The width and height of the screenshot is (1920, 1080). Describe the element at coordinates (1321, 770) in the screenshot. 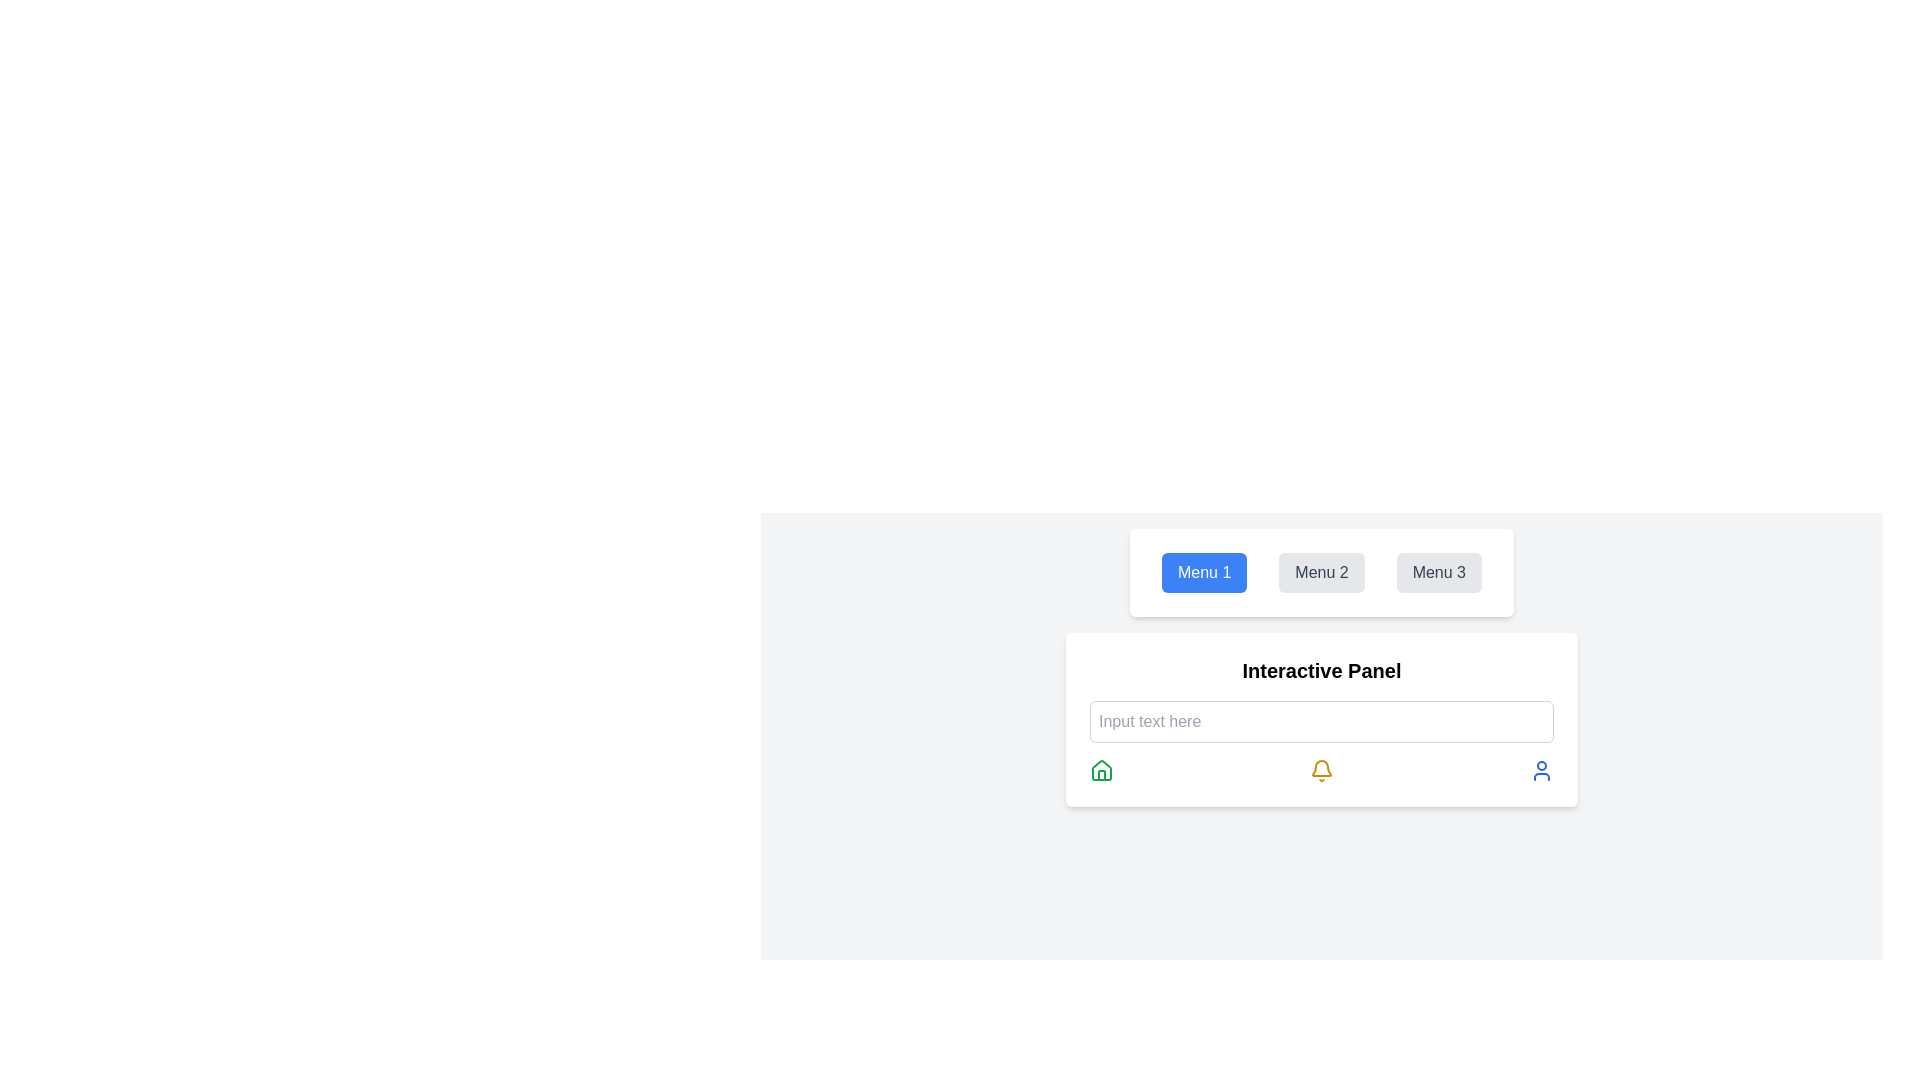

I see `the notification indicator icon` at that location.